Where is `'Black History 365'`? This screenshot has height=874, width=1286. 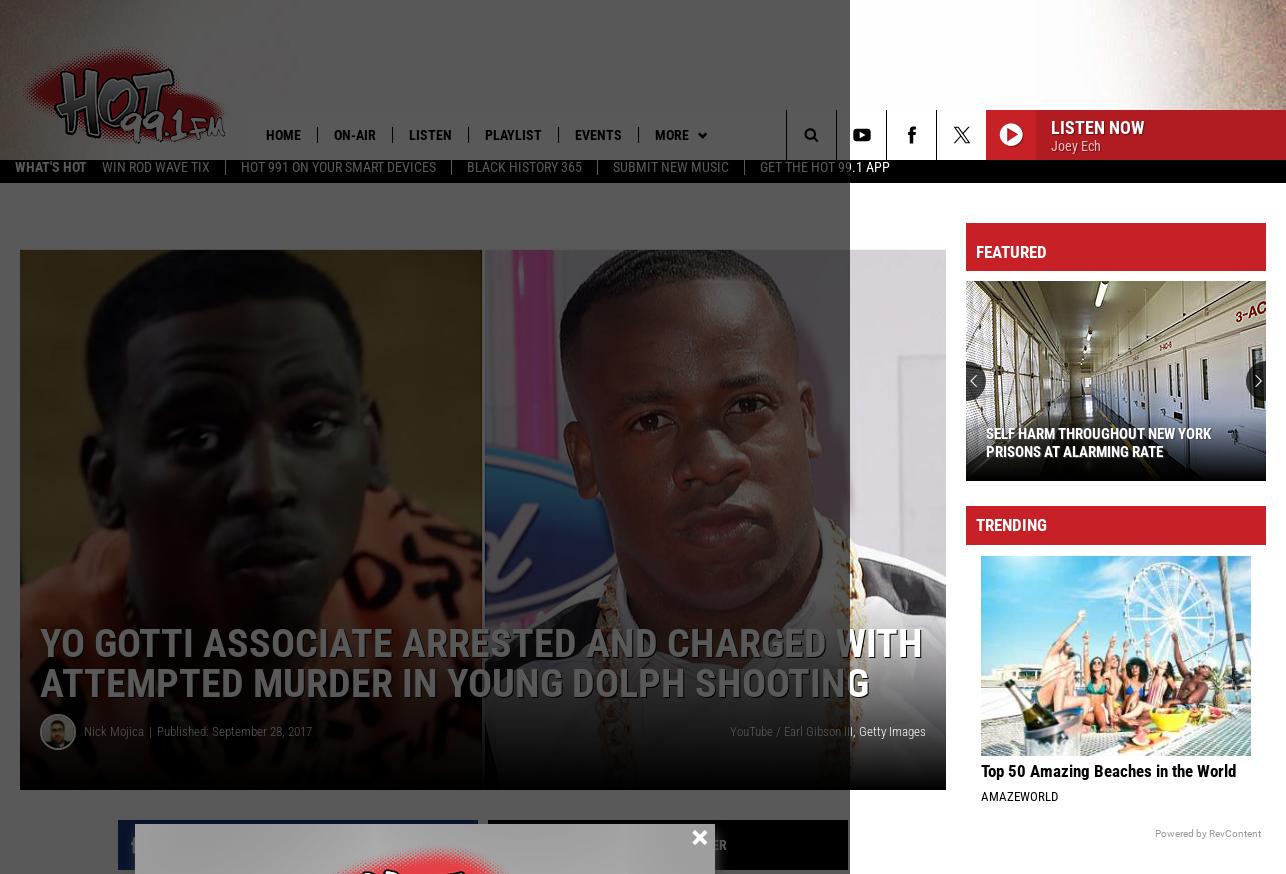 'Black History 365' is located at coordinates (523, 175).